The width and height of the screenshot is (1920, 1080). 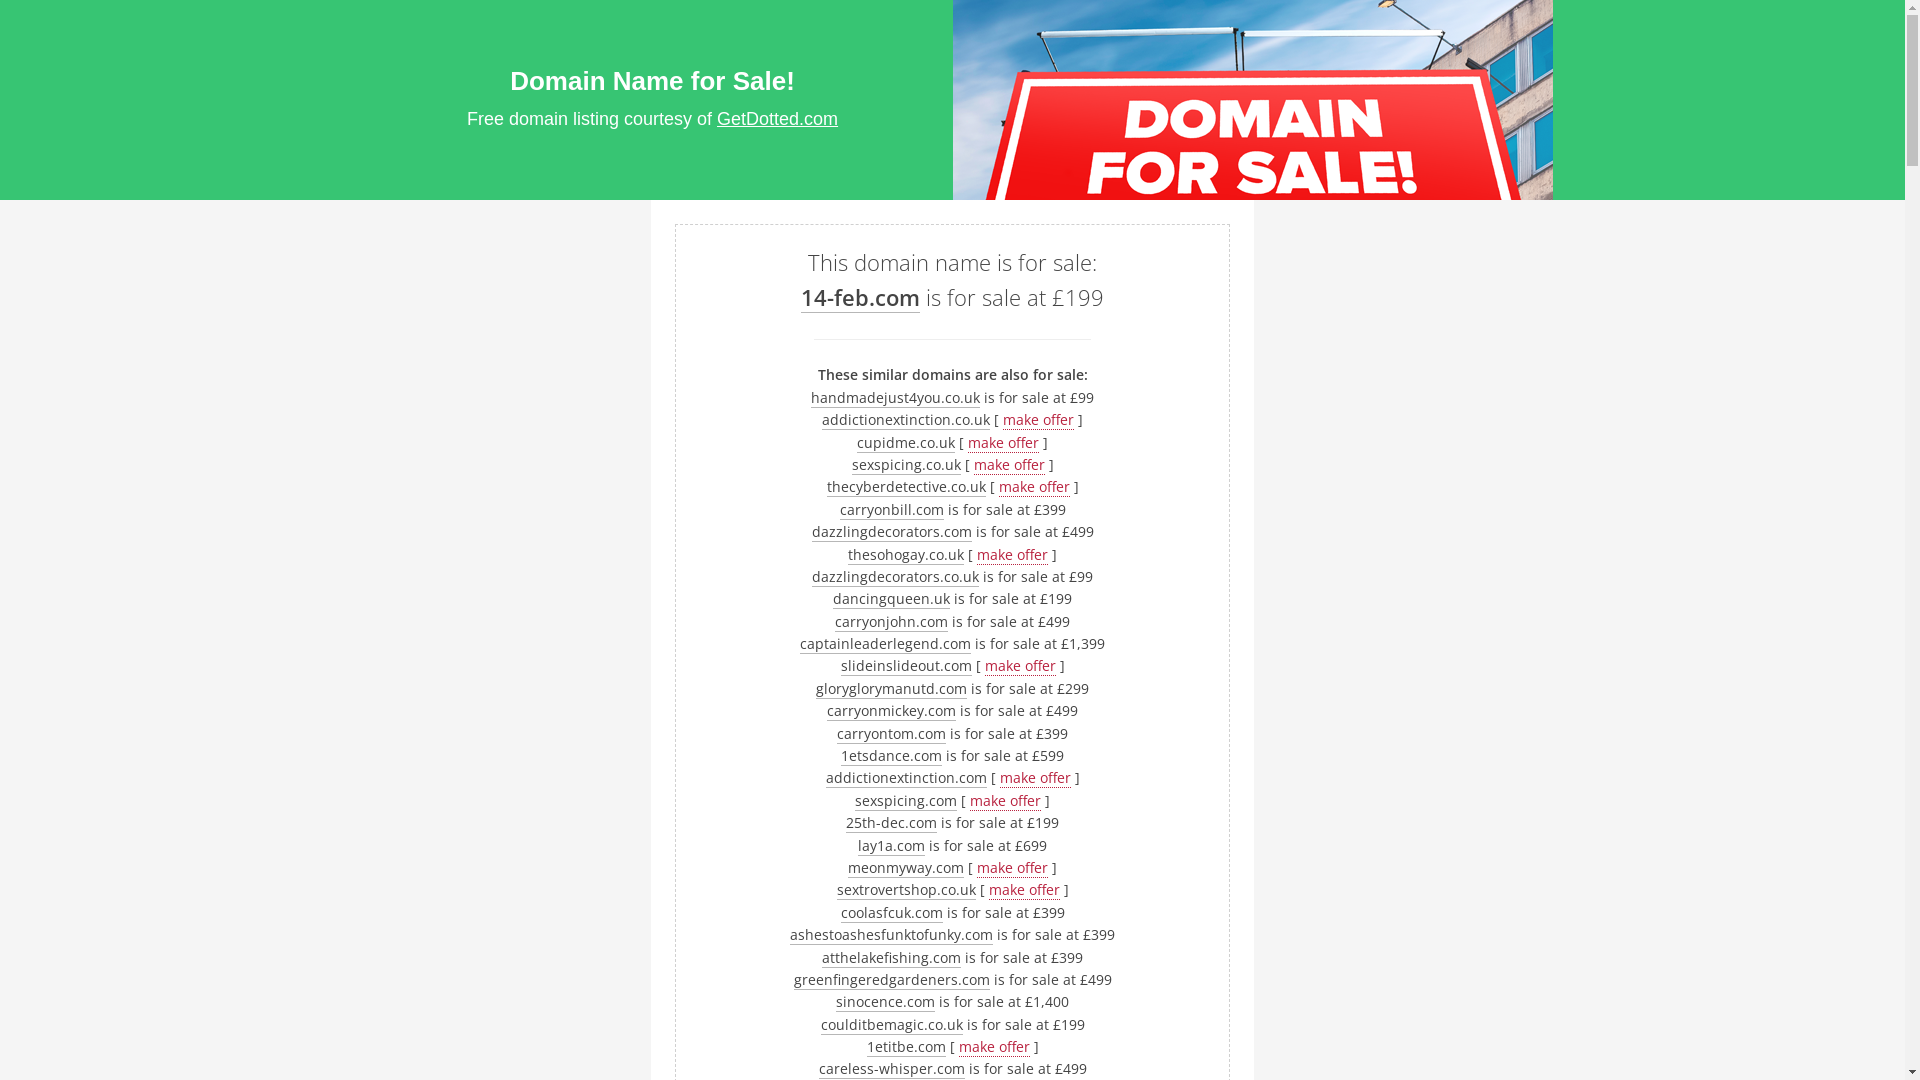 What do you see at coordinates (840, 913) in the screenshot?
I see `'coolasfcuk.com'` at bounding box center [840, 913].